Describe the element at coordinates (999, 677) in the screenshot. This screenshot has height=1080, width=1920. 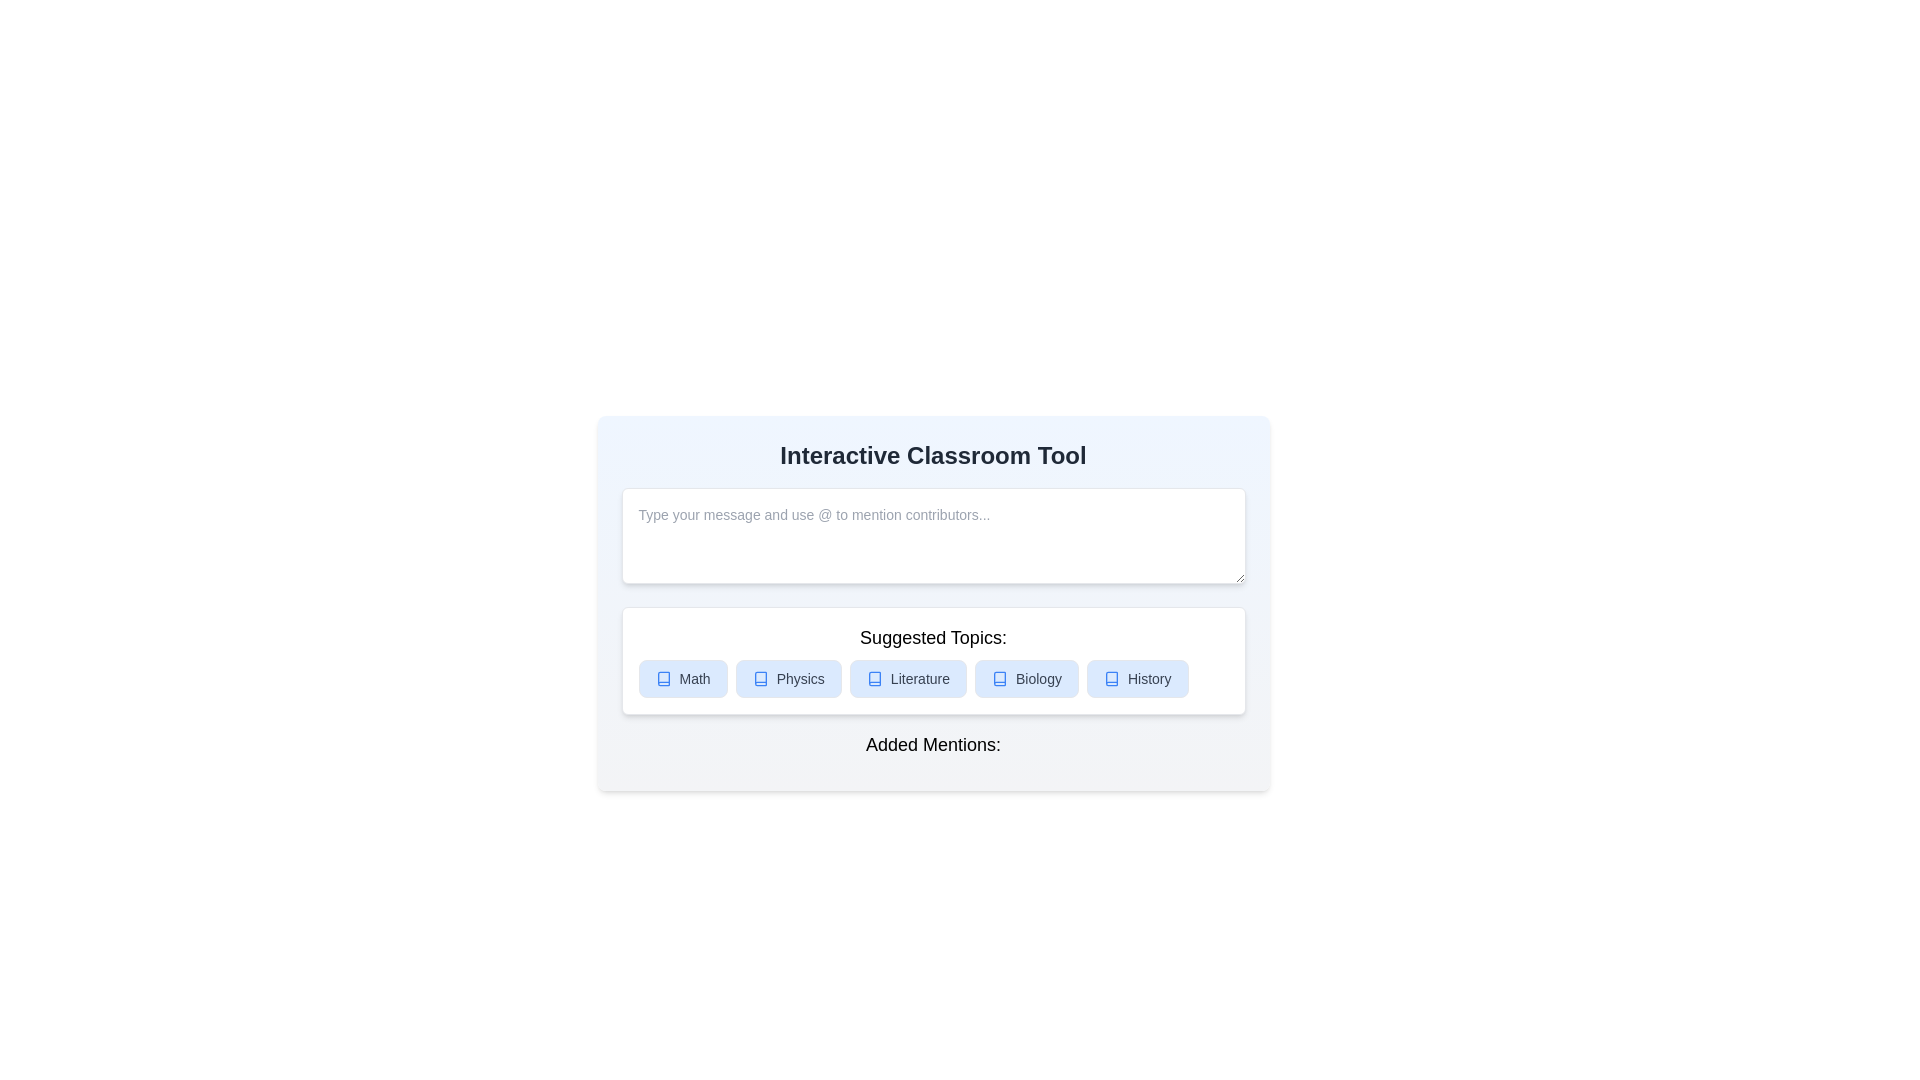
I see `the Biology icon, which serves as a decorative graphic associated with the educational topic of Biology, located in the middle of the button labeled 'Biology'` at that location.